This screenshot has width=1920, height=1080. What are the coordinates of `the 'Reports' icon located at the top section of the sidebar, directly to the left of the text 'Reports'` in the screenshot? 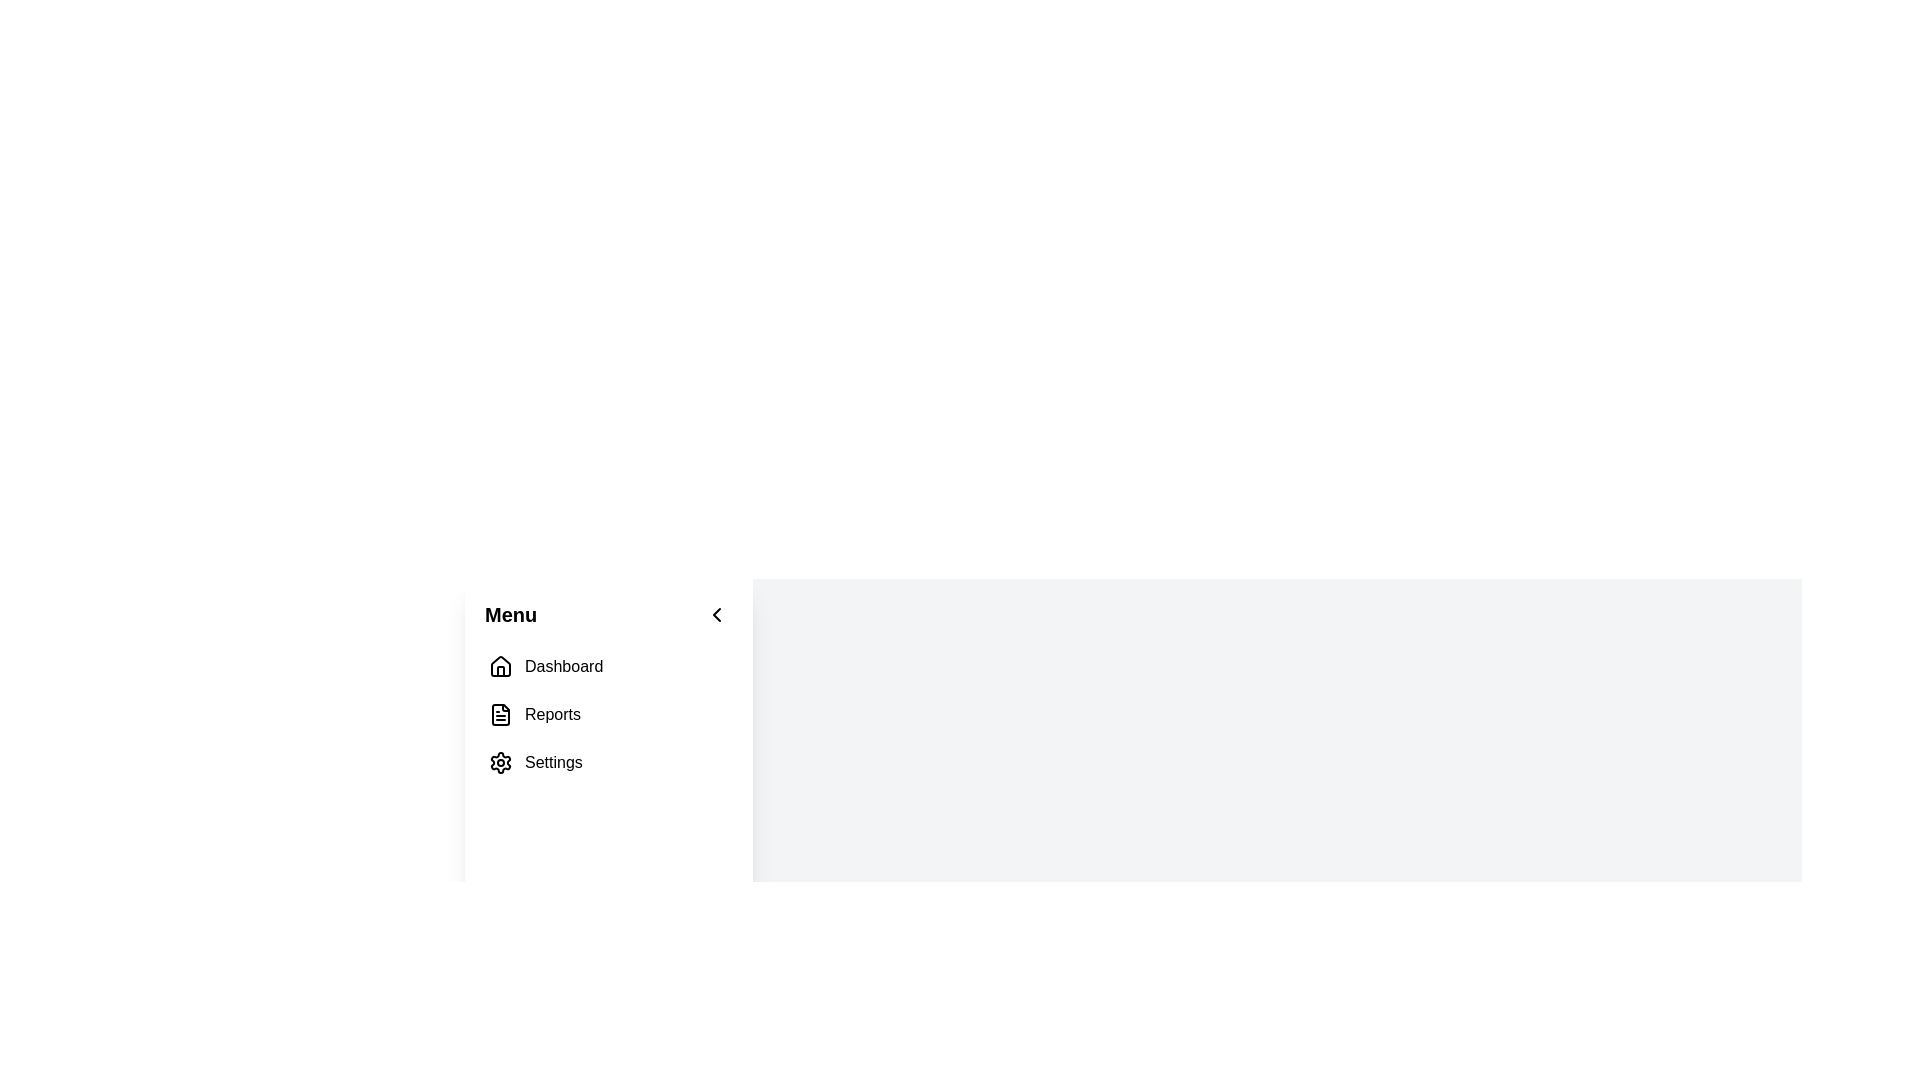 It's located at (500, 713).